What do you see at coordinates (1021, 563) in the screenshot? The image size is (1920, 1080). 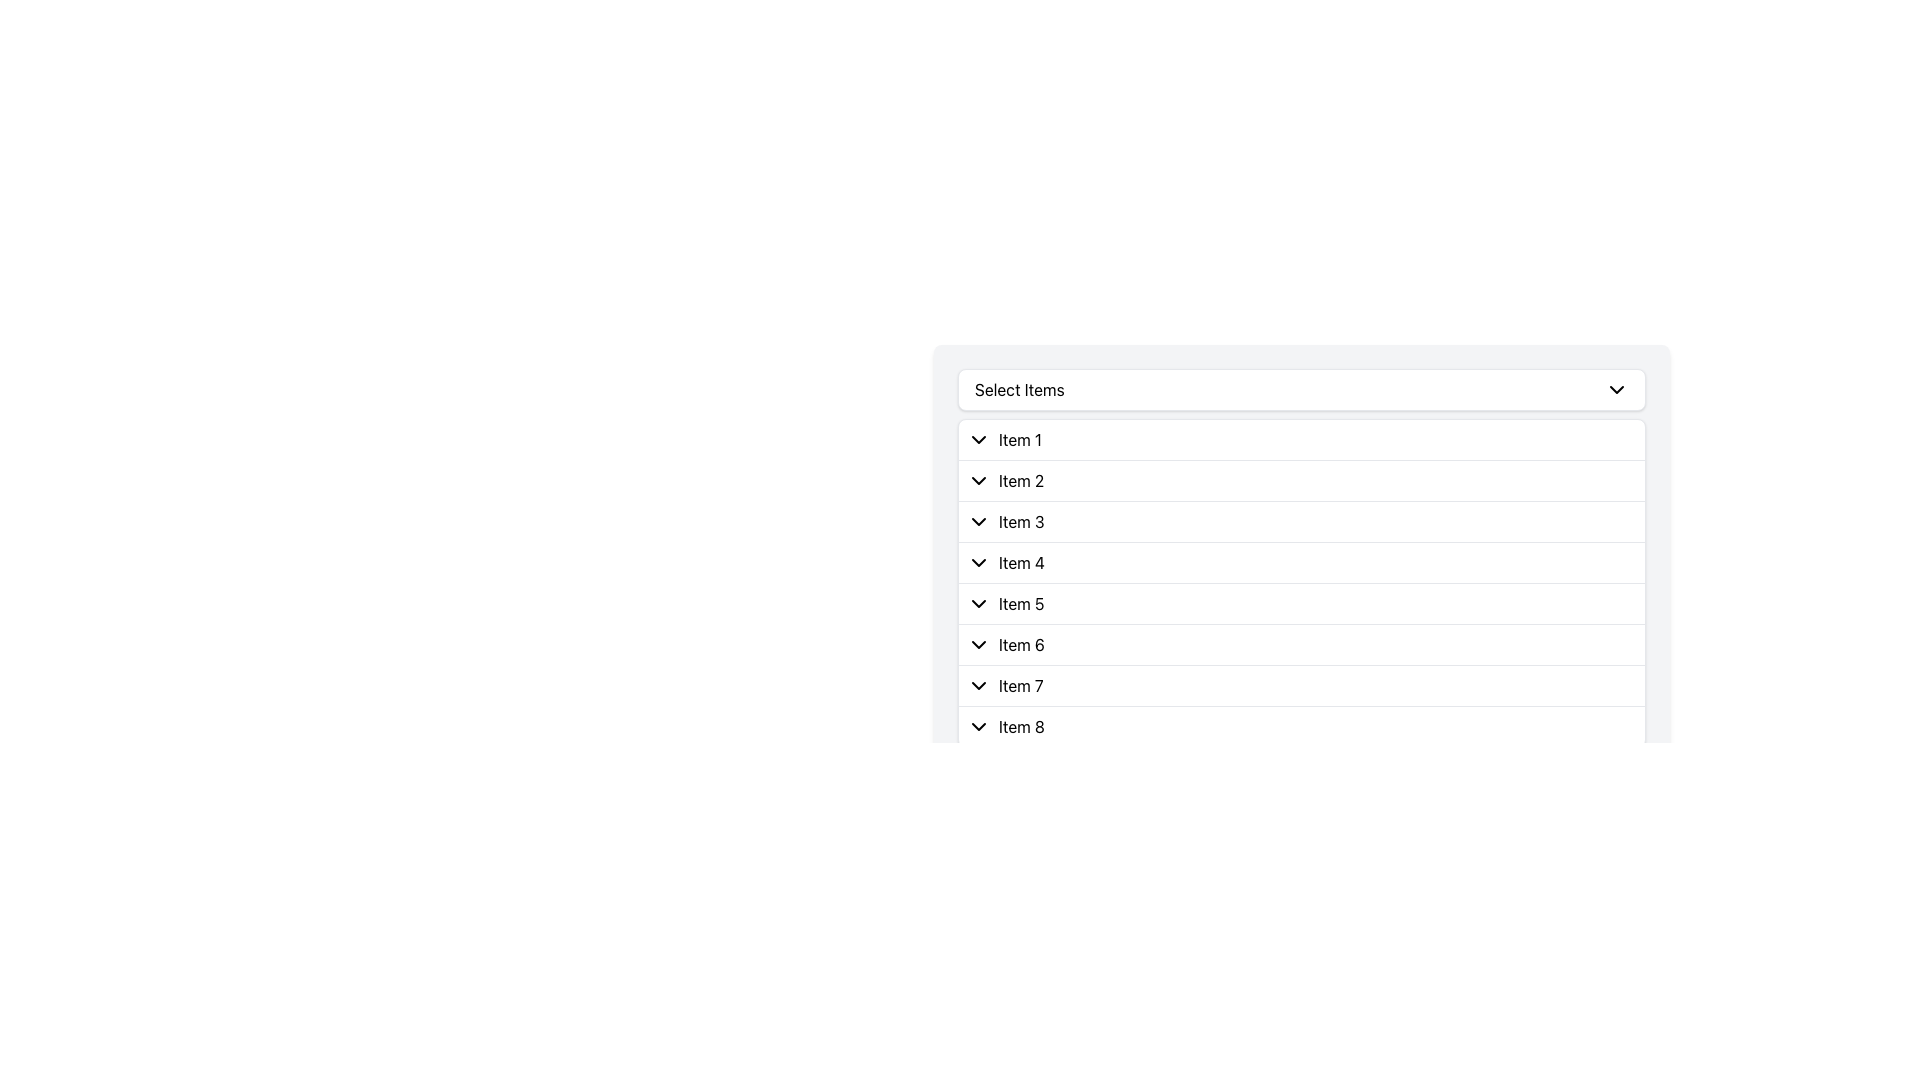 I see `the fourth item label in the dropdown list` at bounding box center [1021, 563].